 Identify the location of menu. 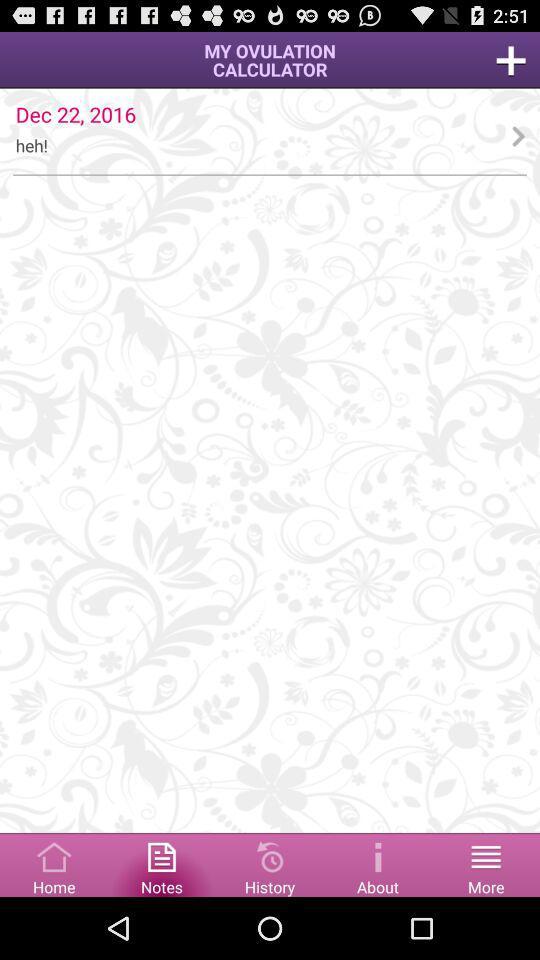
(54, 863).